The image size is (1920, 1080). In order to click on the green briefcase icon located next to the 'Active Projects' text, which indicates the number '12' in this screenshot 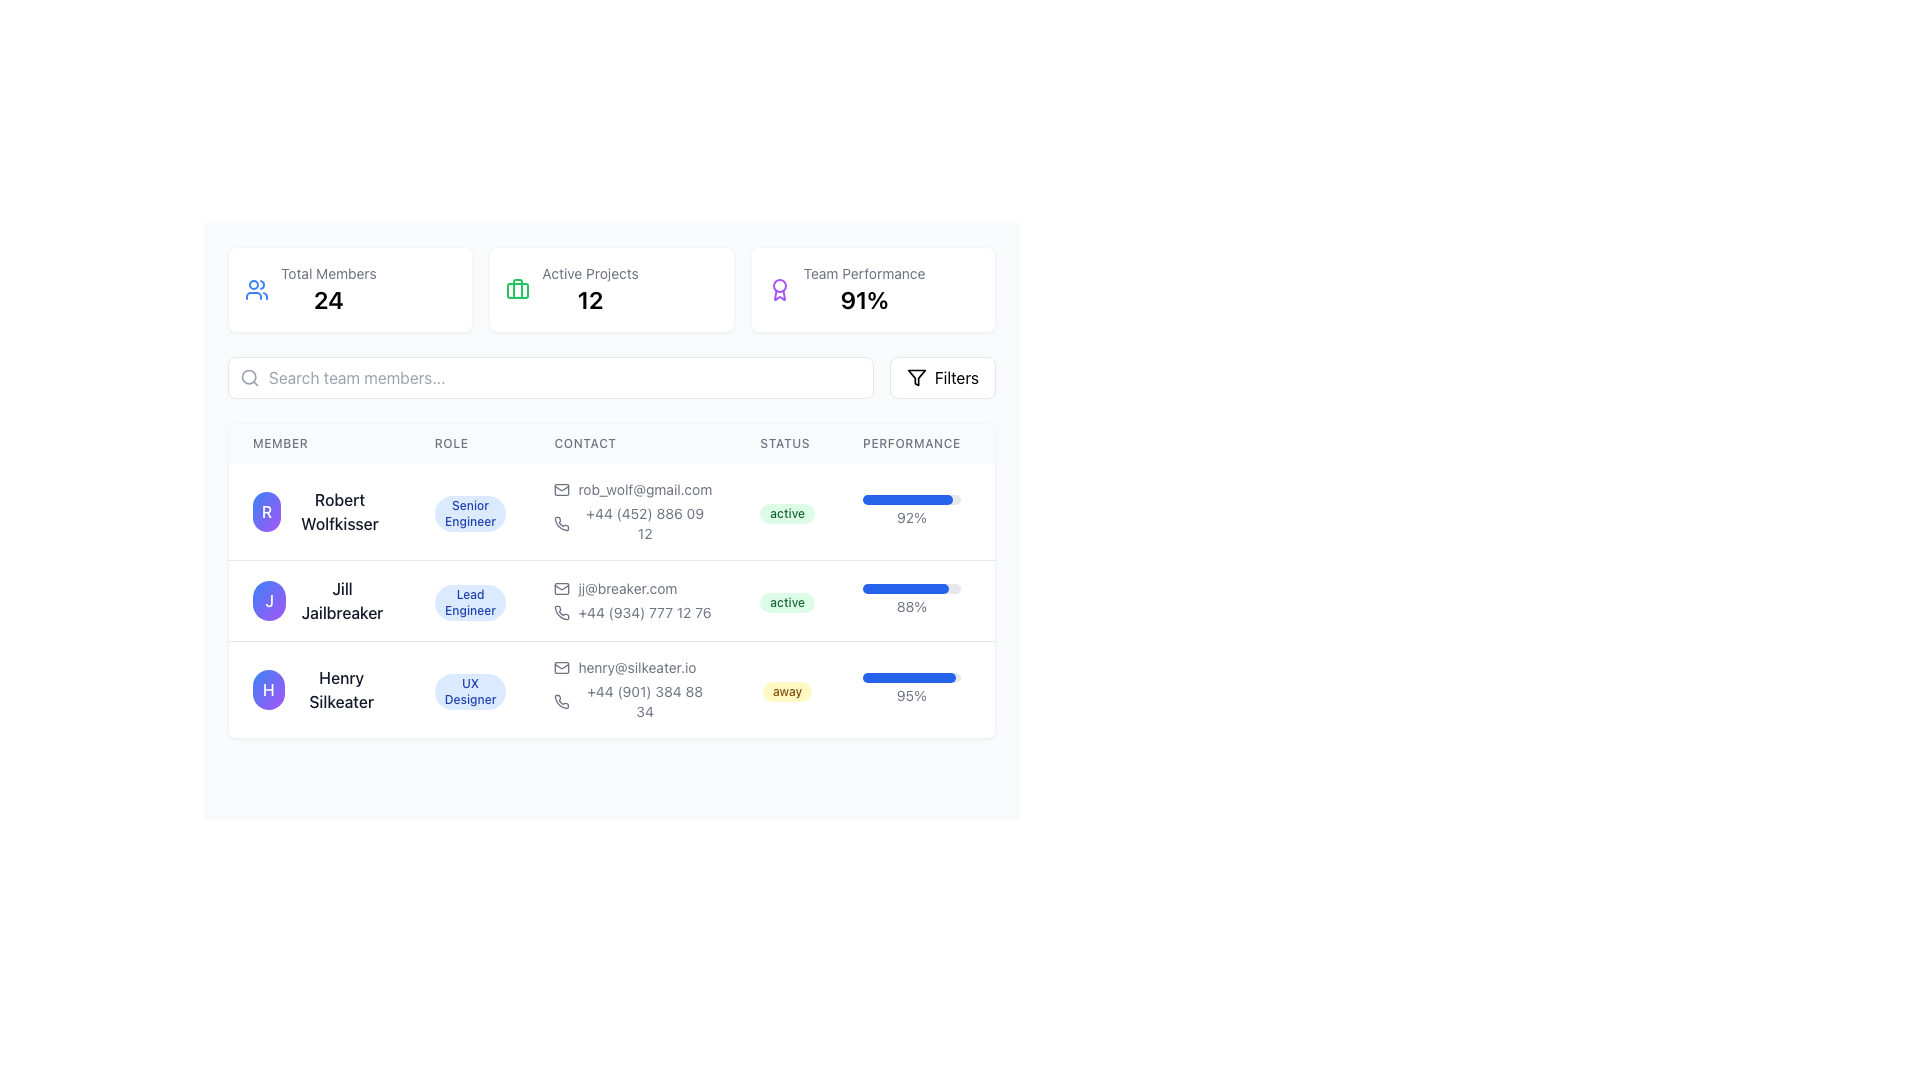, I will do `click(518, 289)`.